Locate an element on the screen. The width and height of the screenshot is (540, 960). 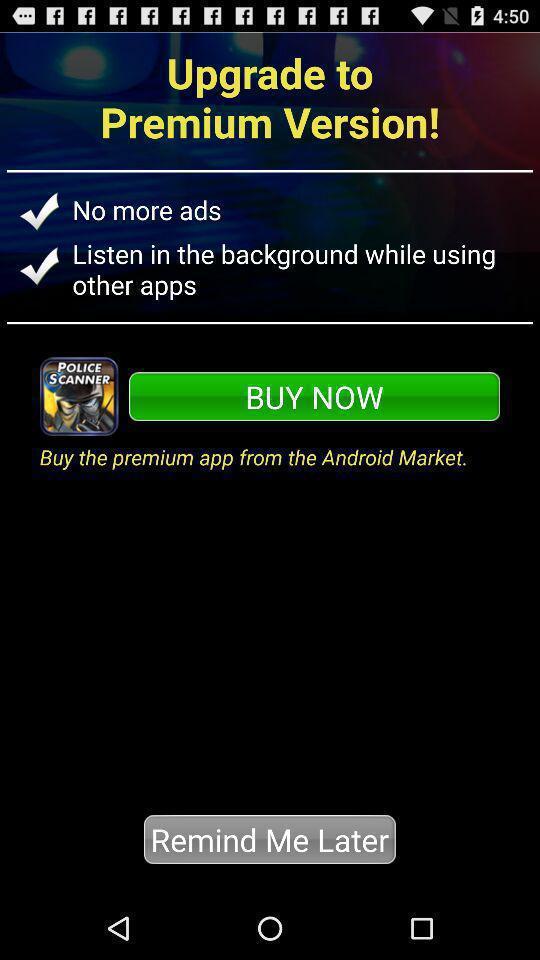
app above buy the premium is located at coordinates (314, 395).